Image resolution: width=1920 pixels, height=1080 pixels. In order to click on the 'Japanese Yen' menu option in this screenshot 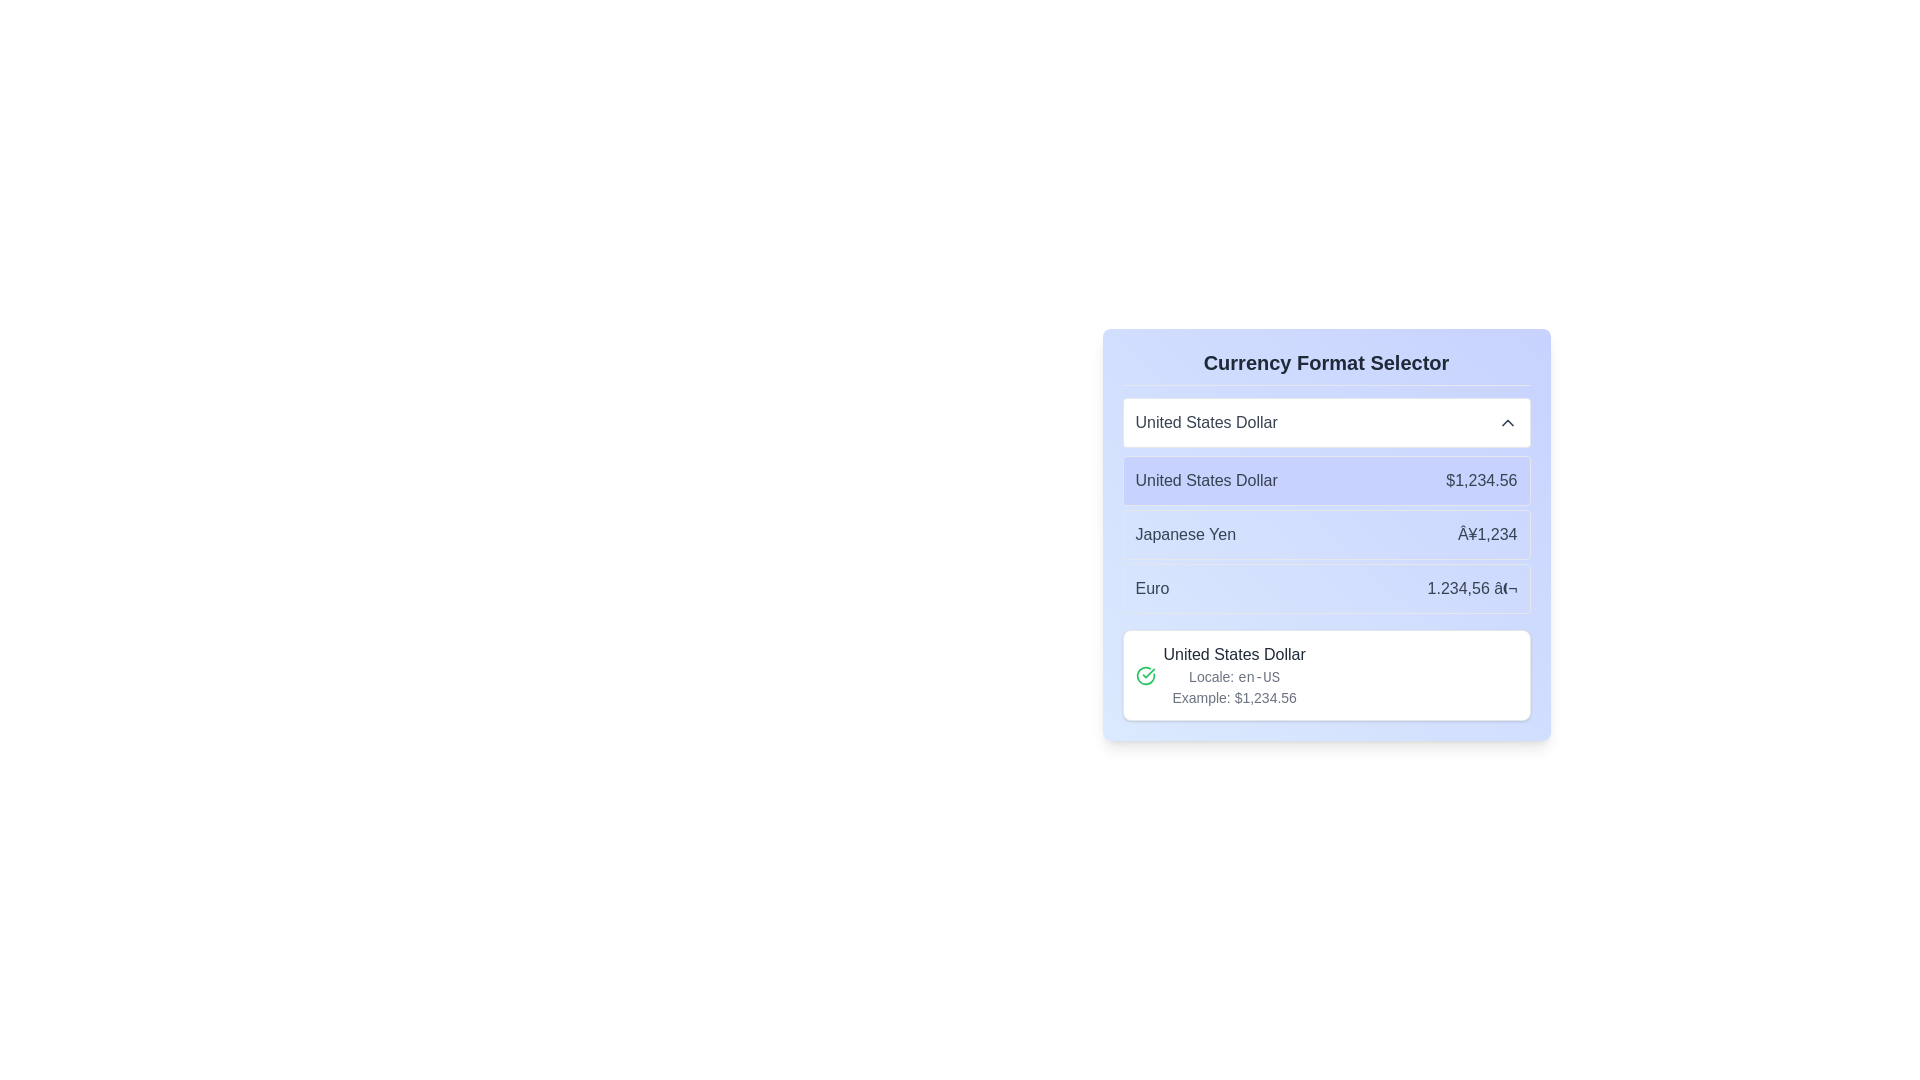, I will do `click(1326, 534)`.